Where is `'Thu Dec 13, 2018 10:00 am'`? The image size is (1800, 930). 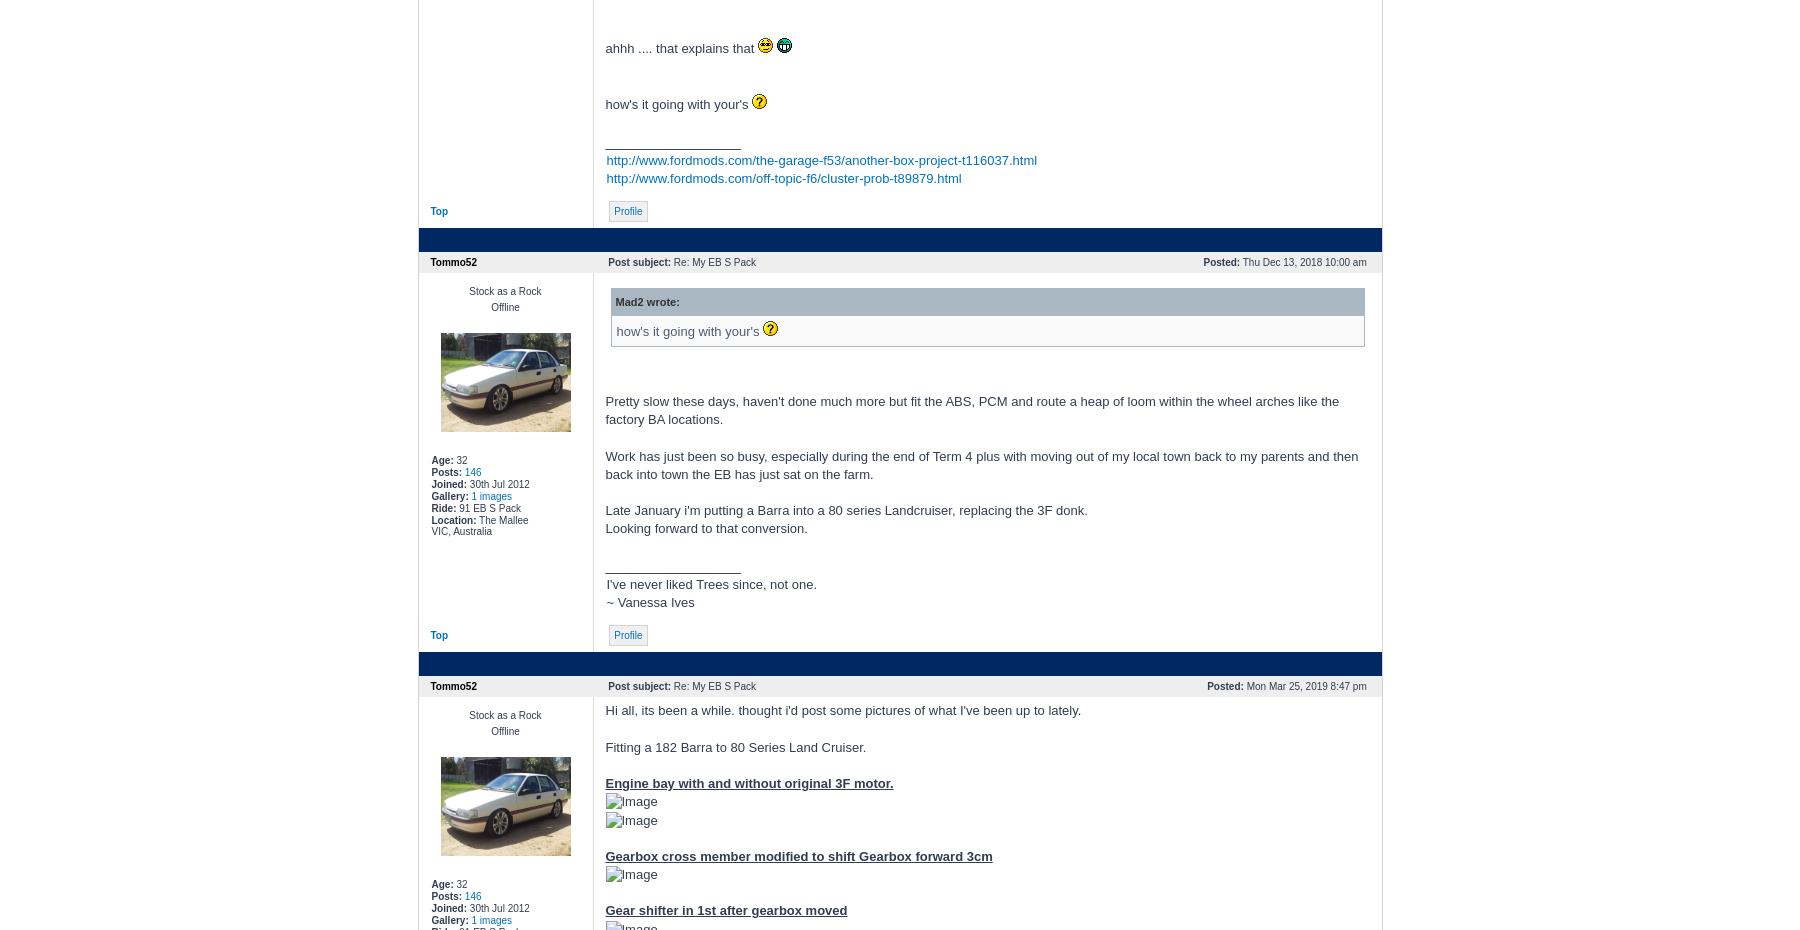
'Thu Dec 13, 2018 10:00 am' is located at coordinates (1304, 262).